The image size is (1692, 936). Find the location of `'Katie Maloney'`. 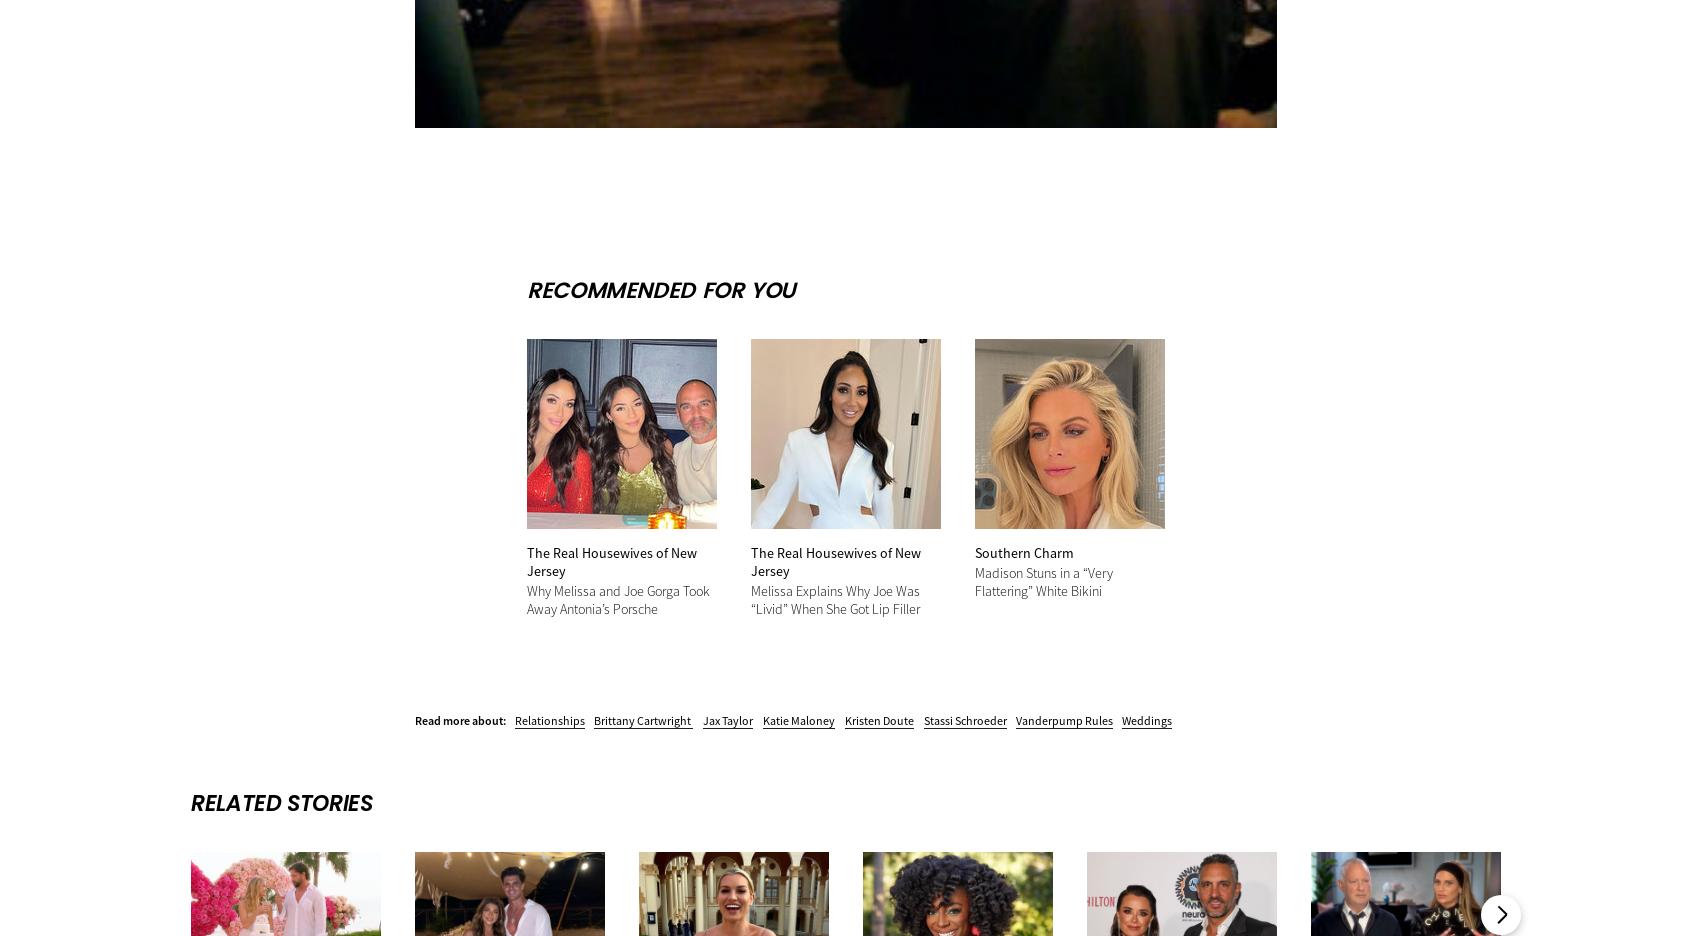

'Katie Maloney' is located at coordinates (798, 718).